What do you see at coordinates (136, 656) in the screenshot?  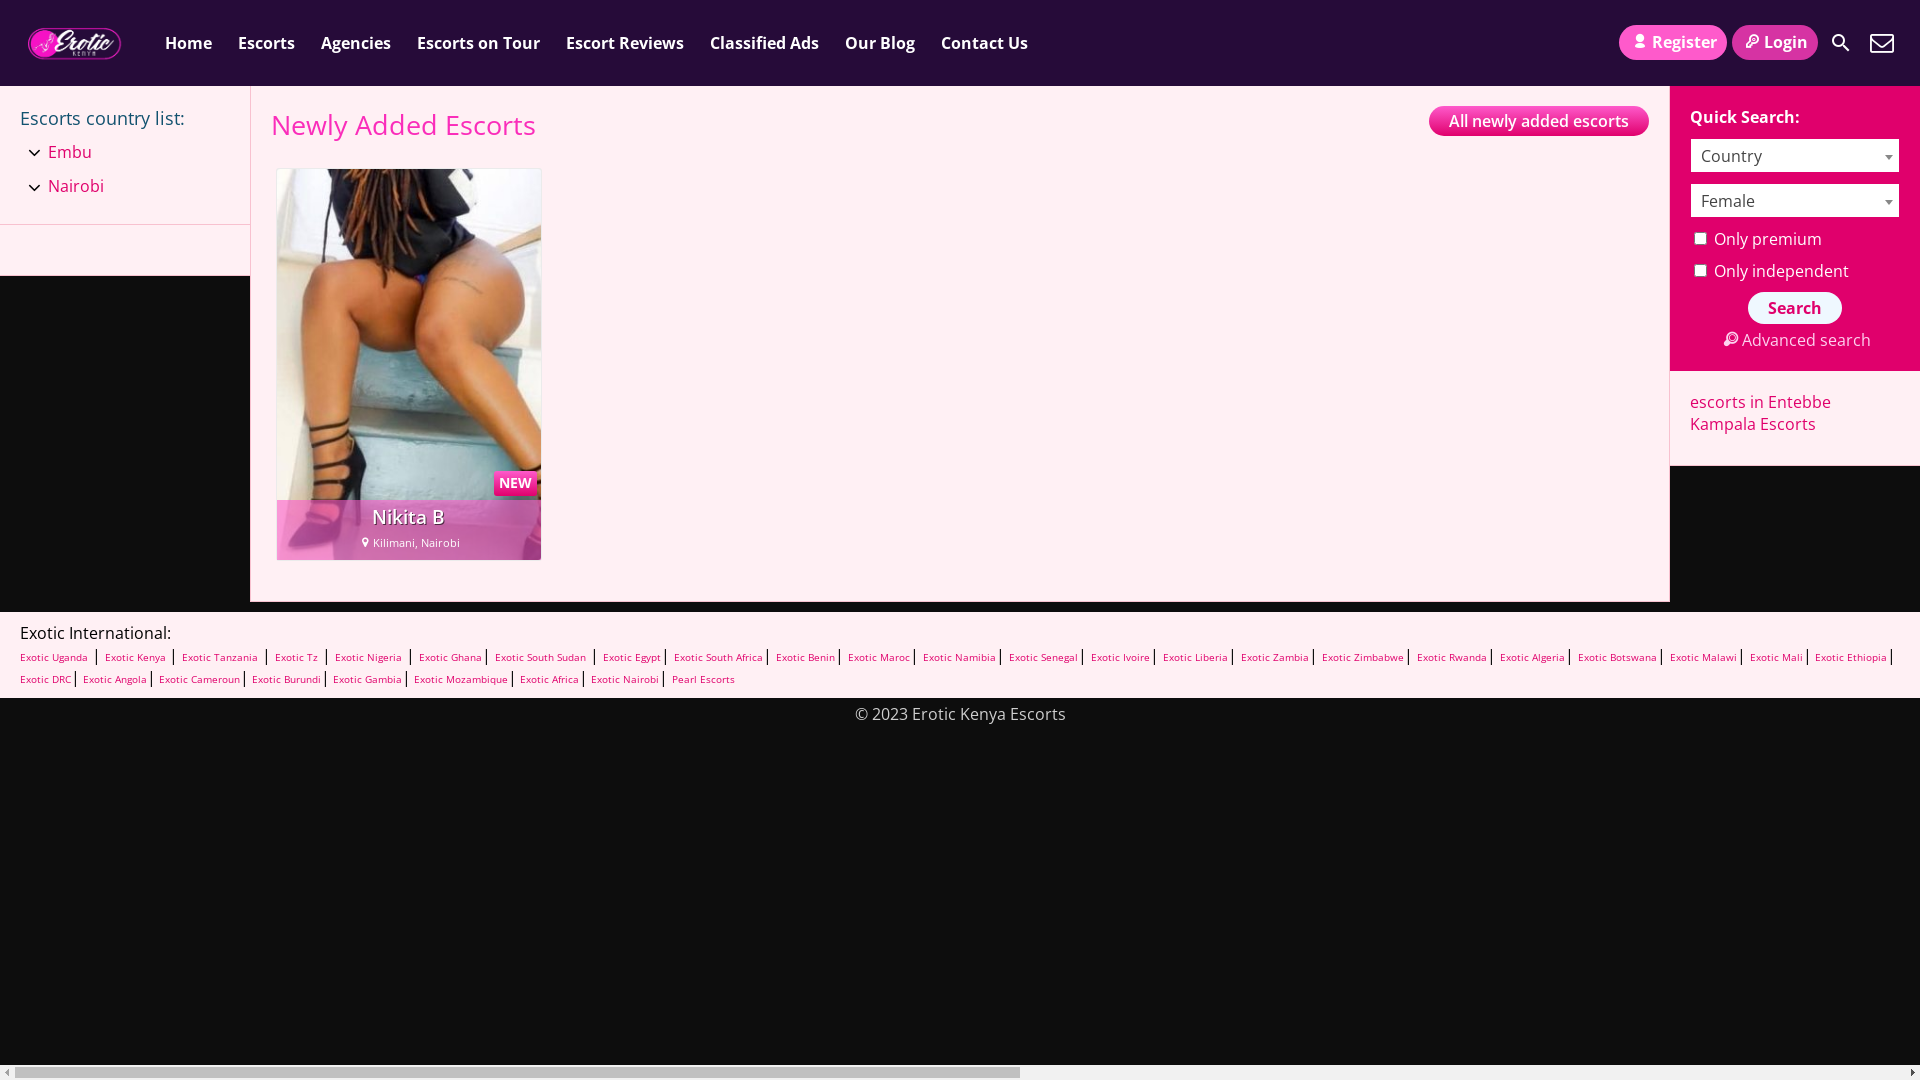 I see `'Exotic Kenya'` at bounding box center [136, 656].